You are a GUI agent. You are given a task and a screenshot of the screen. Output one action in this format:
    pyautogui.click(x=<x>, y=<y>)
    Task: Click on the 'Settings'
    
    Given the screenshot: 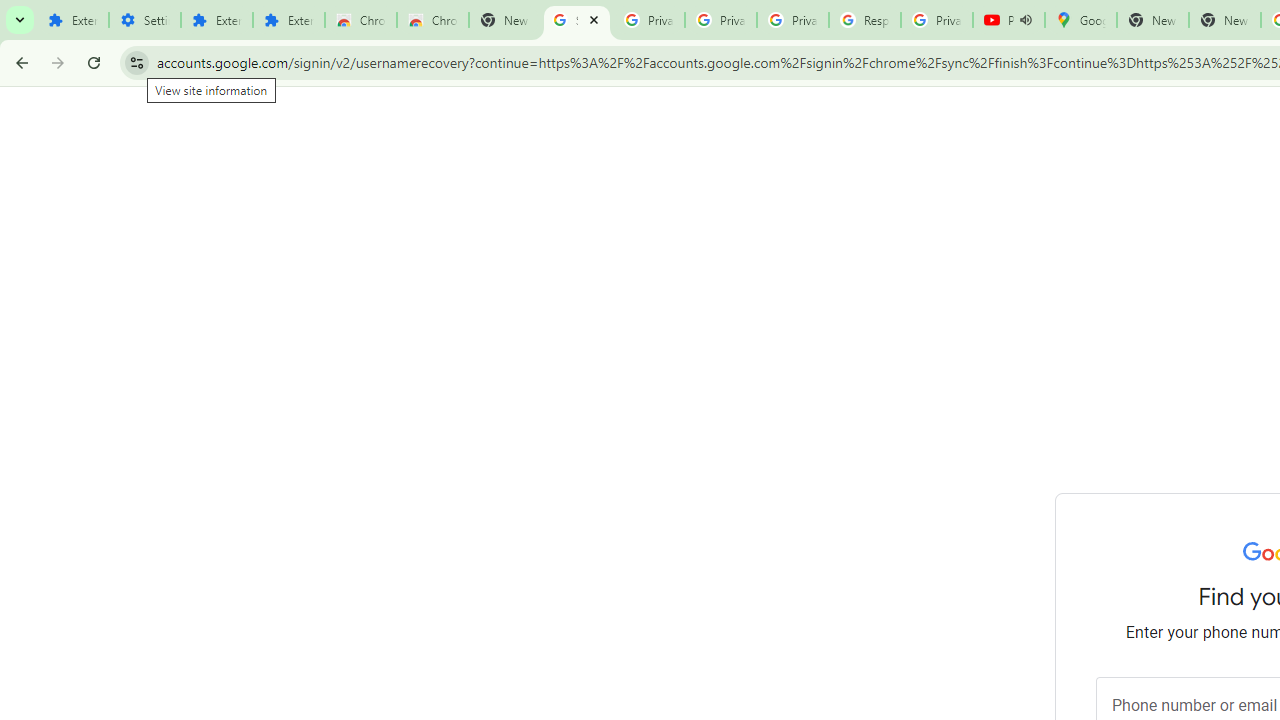 What is the action you would take?
    pyautogui.click(x=143, y=20)
    